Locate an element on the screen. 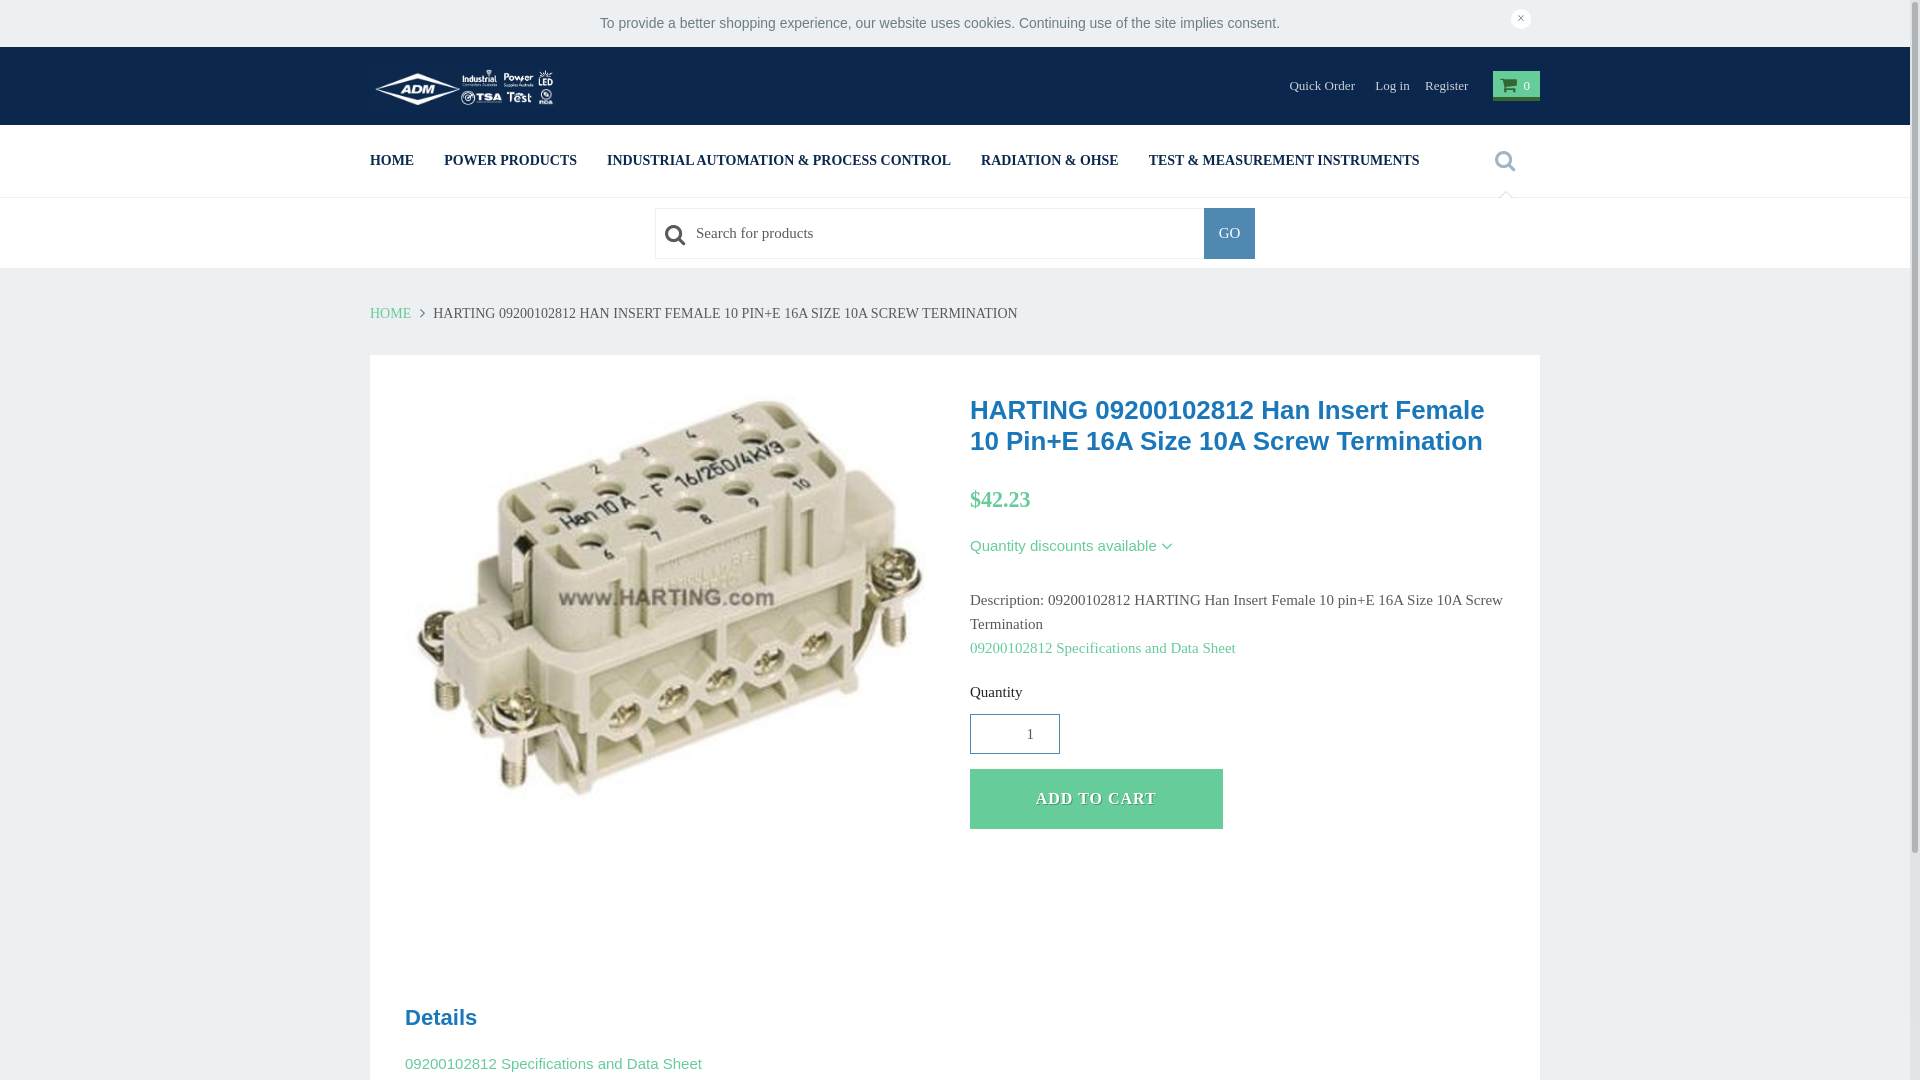 Image resolution: width=1920 pixels, height=1080 pixels. 'INDUSTRIAL AUTOMATION & PROCESS CONTROL' is located at coordinates (777, 160).